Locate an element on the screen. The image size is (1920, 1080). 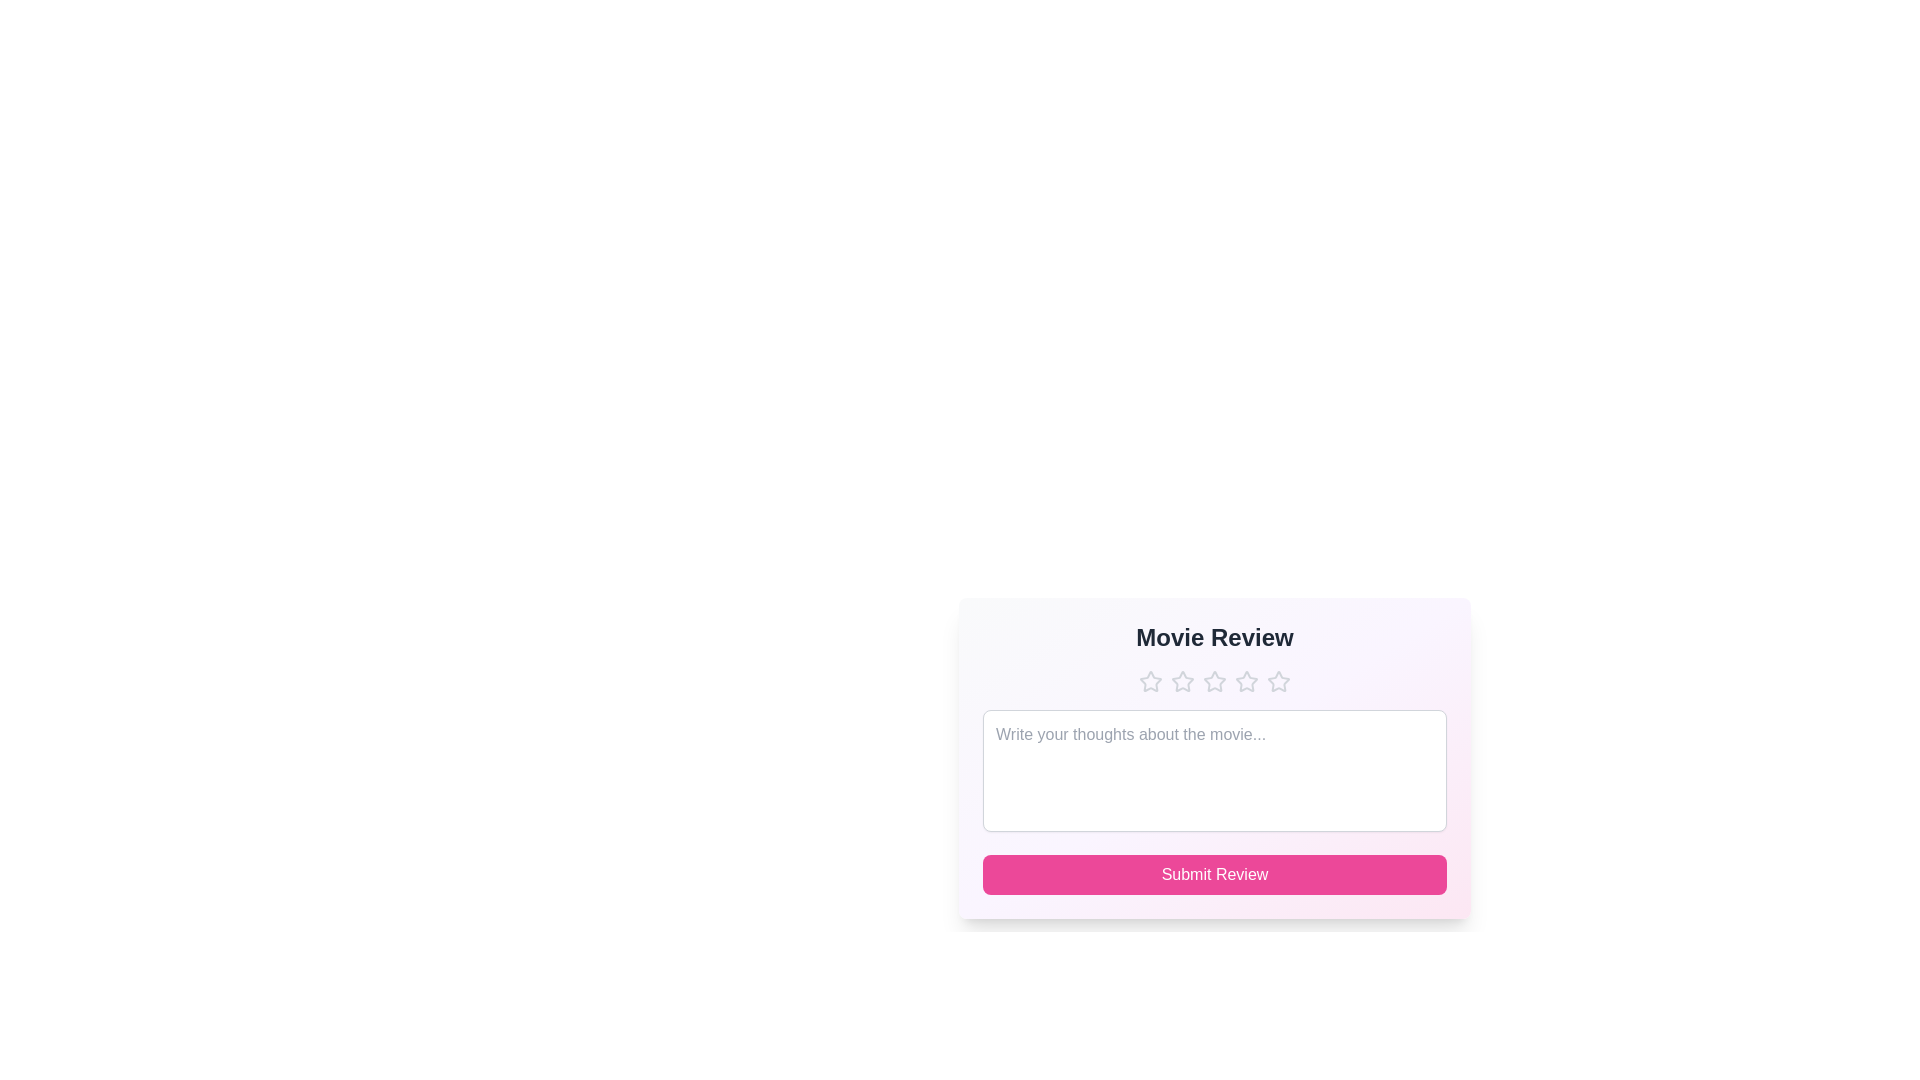
the star icon to set the rating to 2 is located at coordinates (1182, 681).